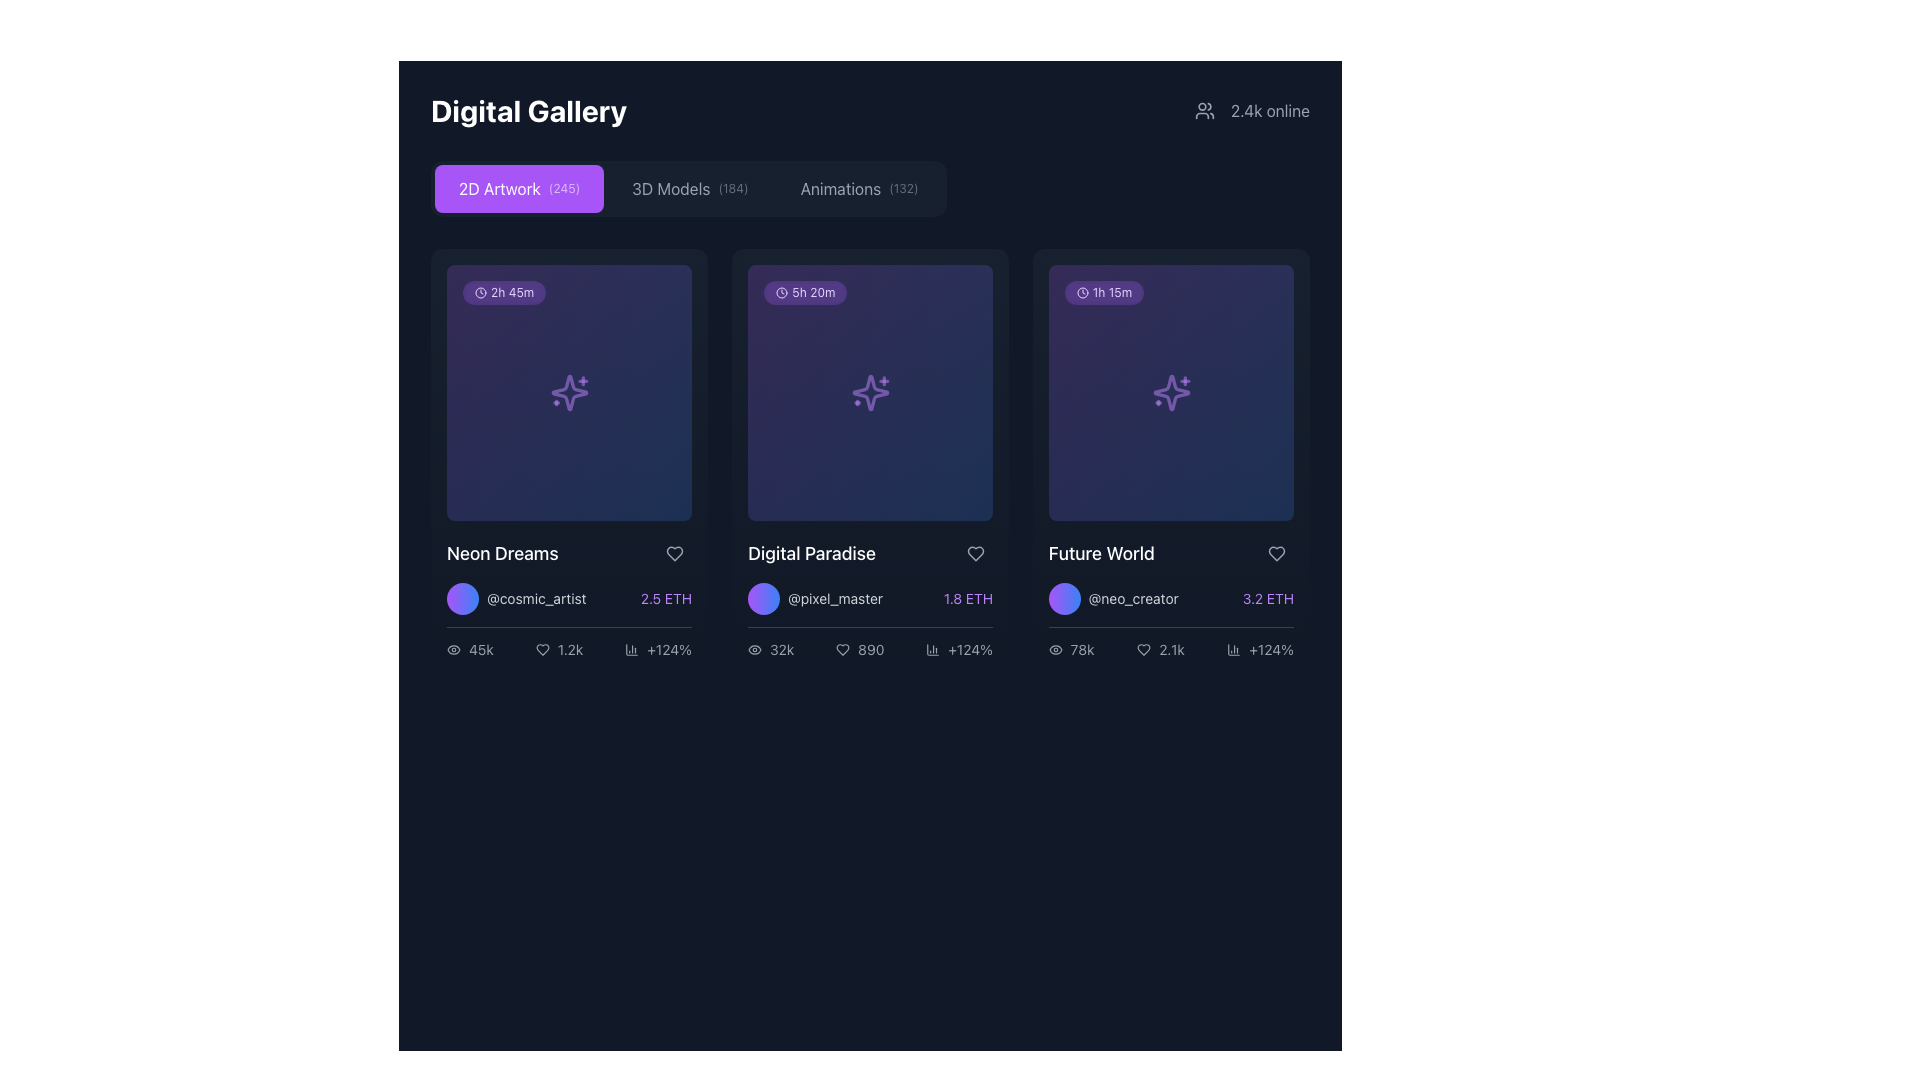 Image resolution: width=1920 pixels, height=1080 pixels. I want to click on the decorative graphic card that displays the duration '1h 15m', which is centrally located within the third card of a horizontally aligned digital gallery, so click(1171, 393).